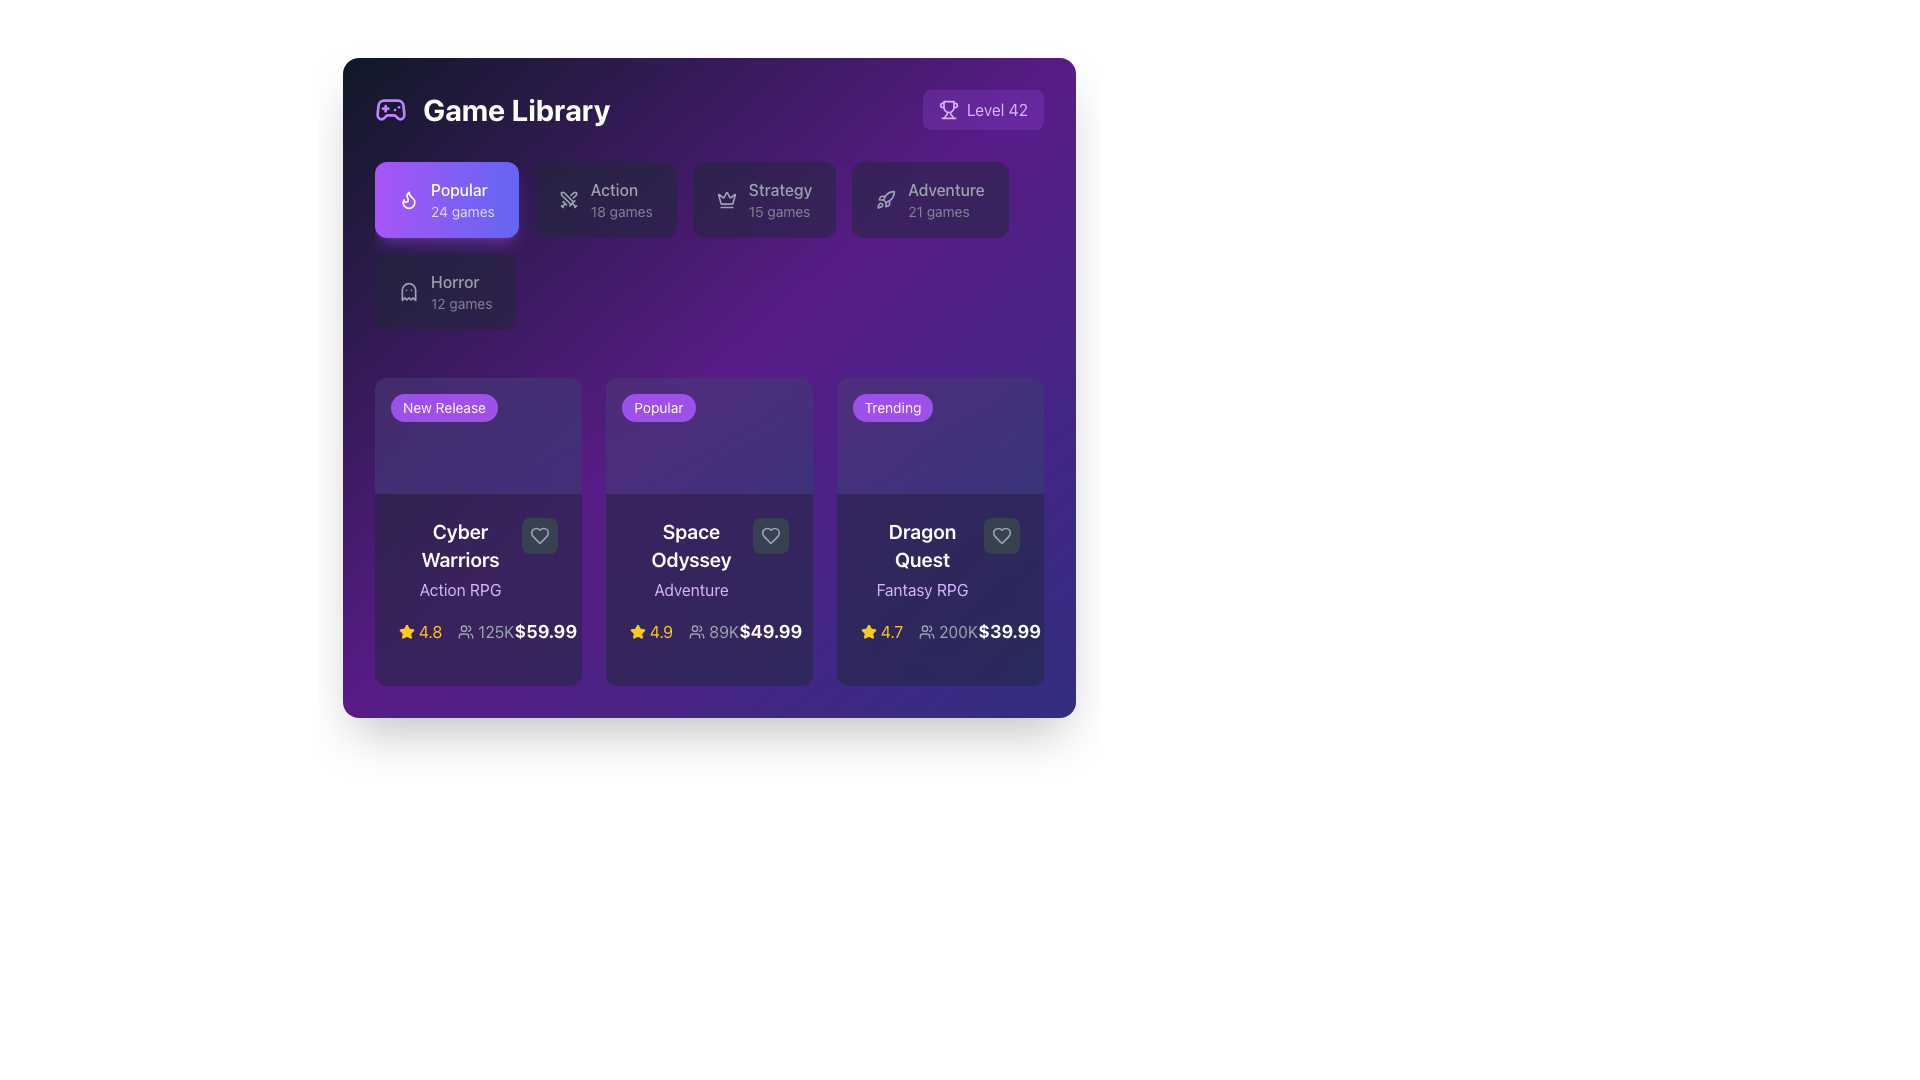  Describe the element at coordinates (419, 632) in the screenshot. I see `the rating value displayed by the star icon for the 'Cyber Warriors' game, located in the first card of the bottom row of the game list` at that location.